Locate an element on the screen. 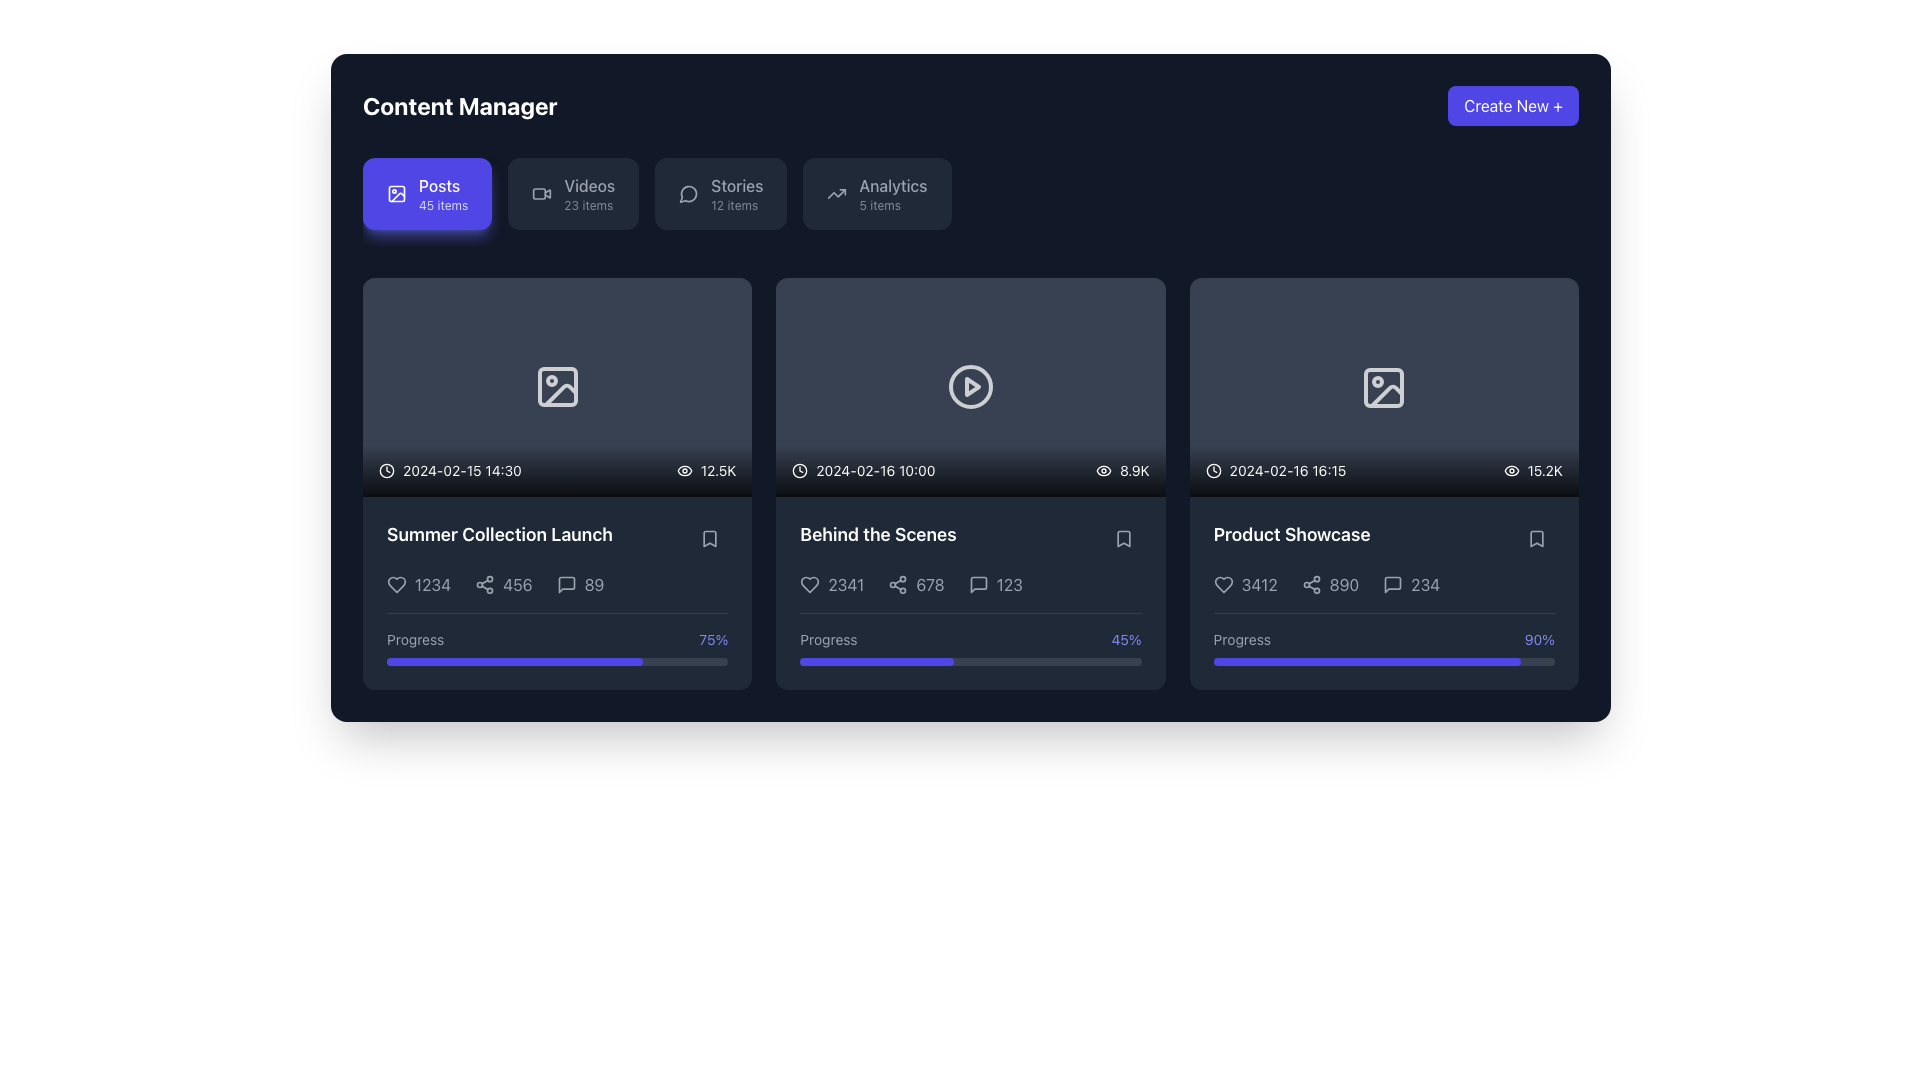 The width and height of the screenshot is (1920, 1080). the 'Posts' button, which is a rectangular button with rounded corners, vibrant indigo background, an image frame icon on the left, and white text displaying 'Posts' and '45 items' is located at coordinates (426, 193).